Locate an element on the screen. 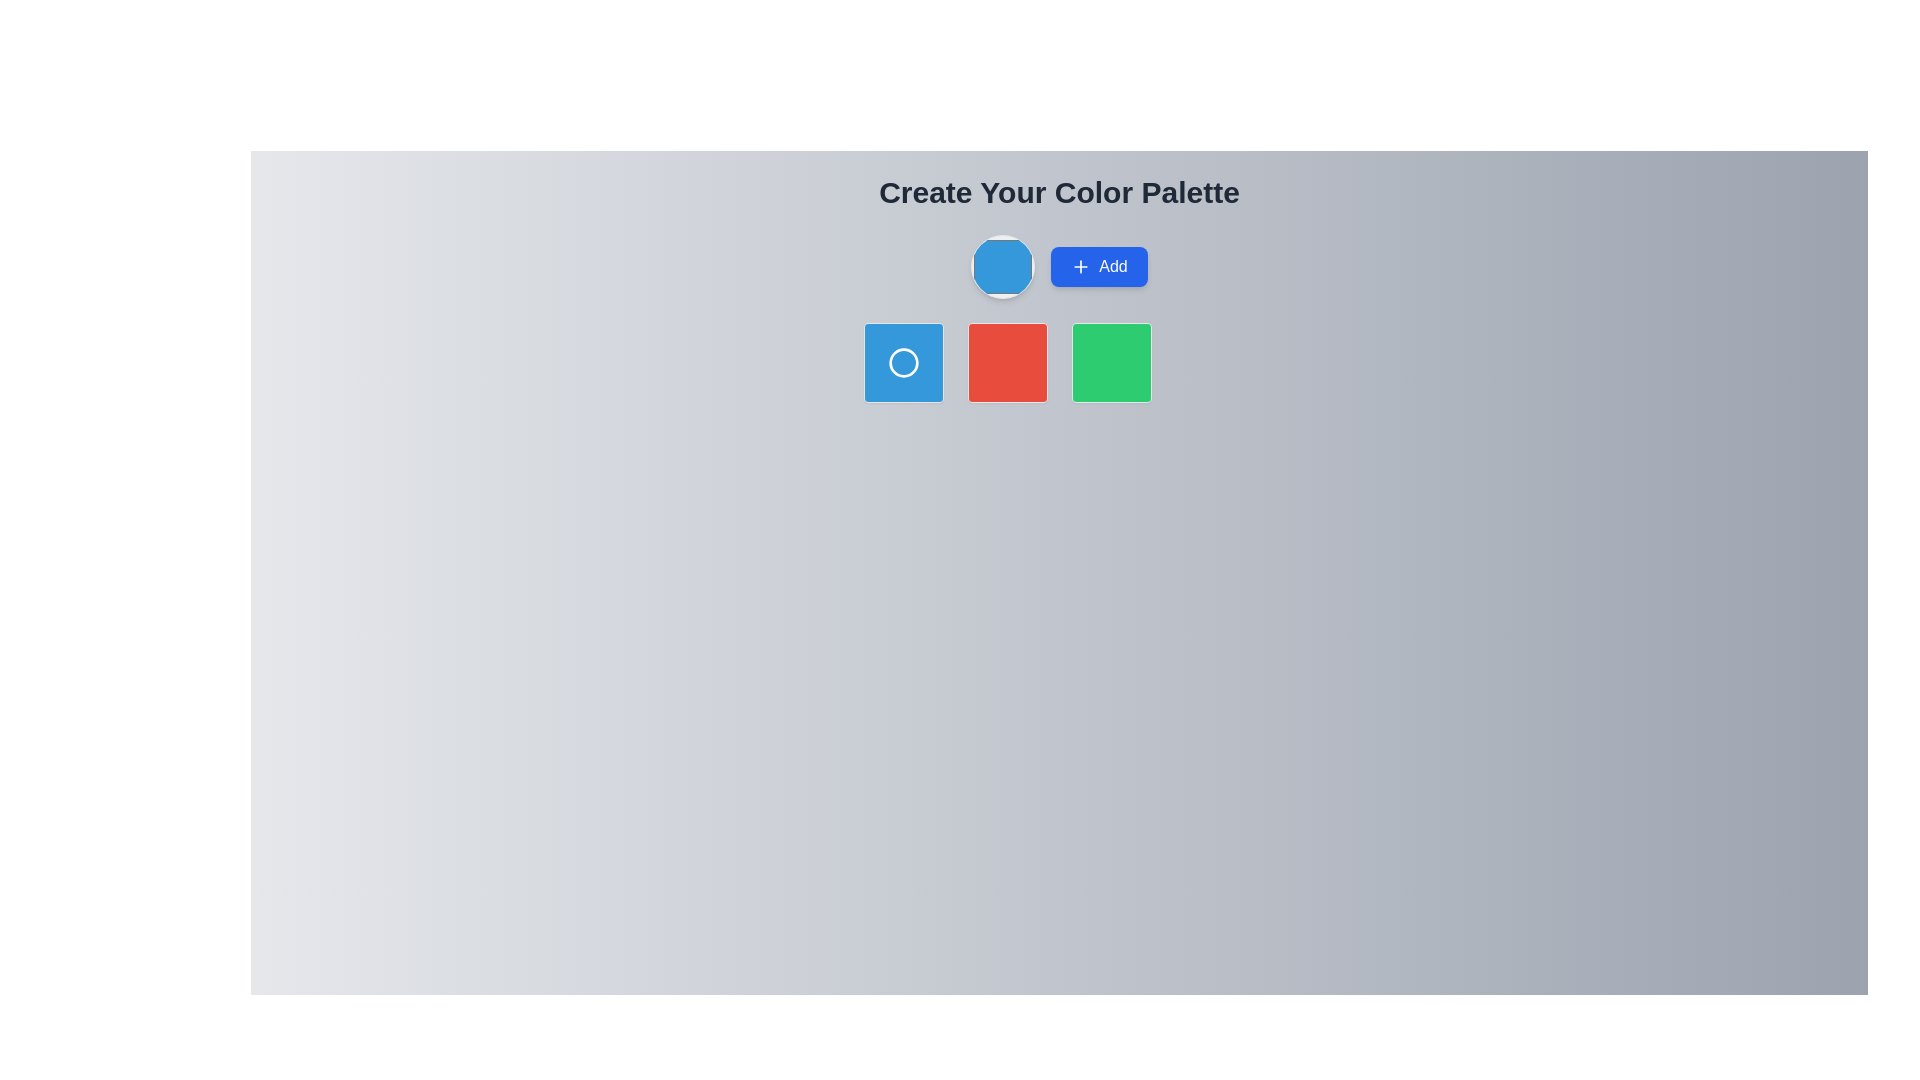 The image size is (1920, 1080). the first selectable grid item located in the bottom left area of the grid under the 'Create Your Color Palette' header is located at coordinates (902, 362).